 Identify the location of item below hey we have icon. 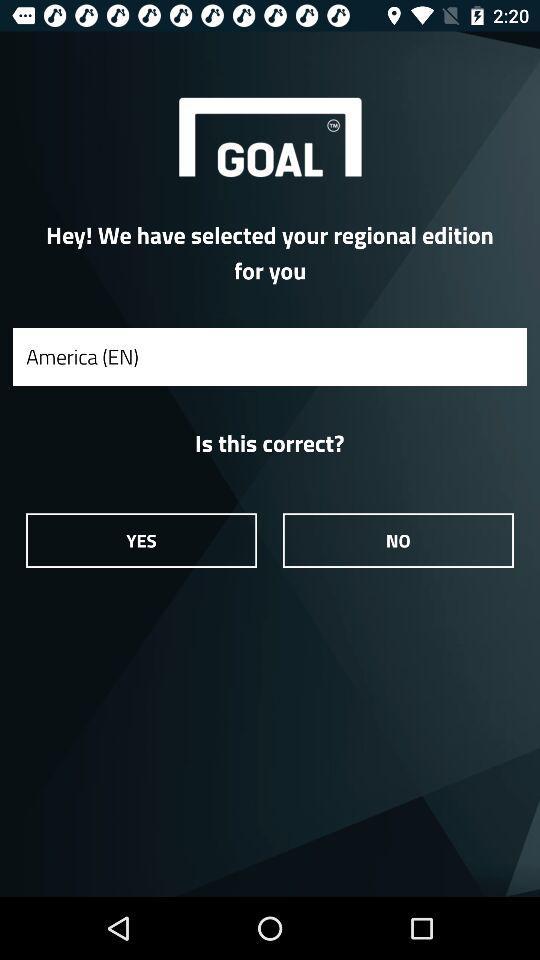
(270, 356).